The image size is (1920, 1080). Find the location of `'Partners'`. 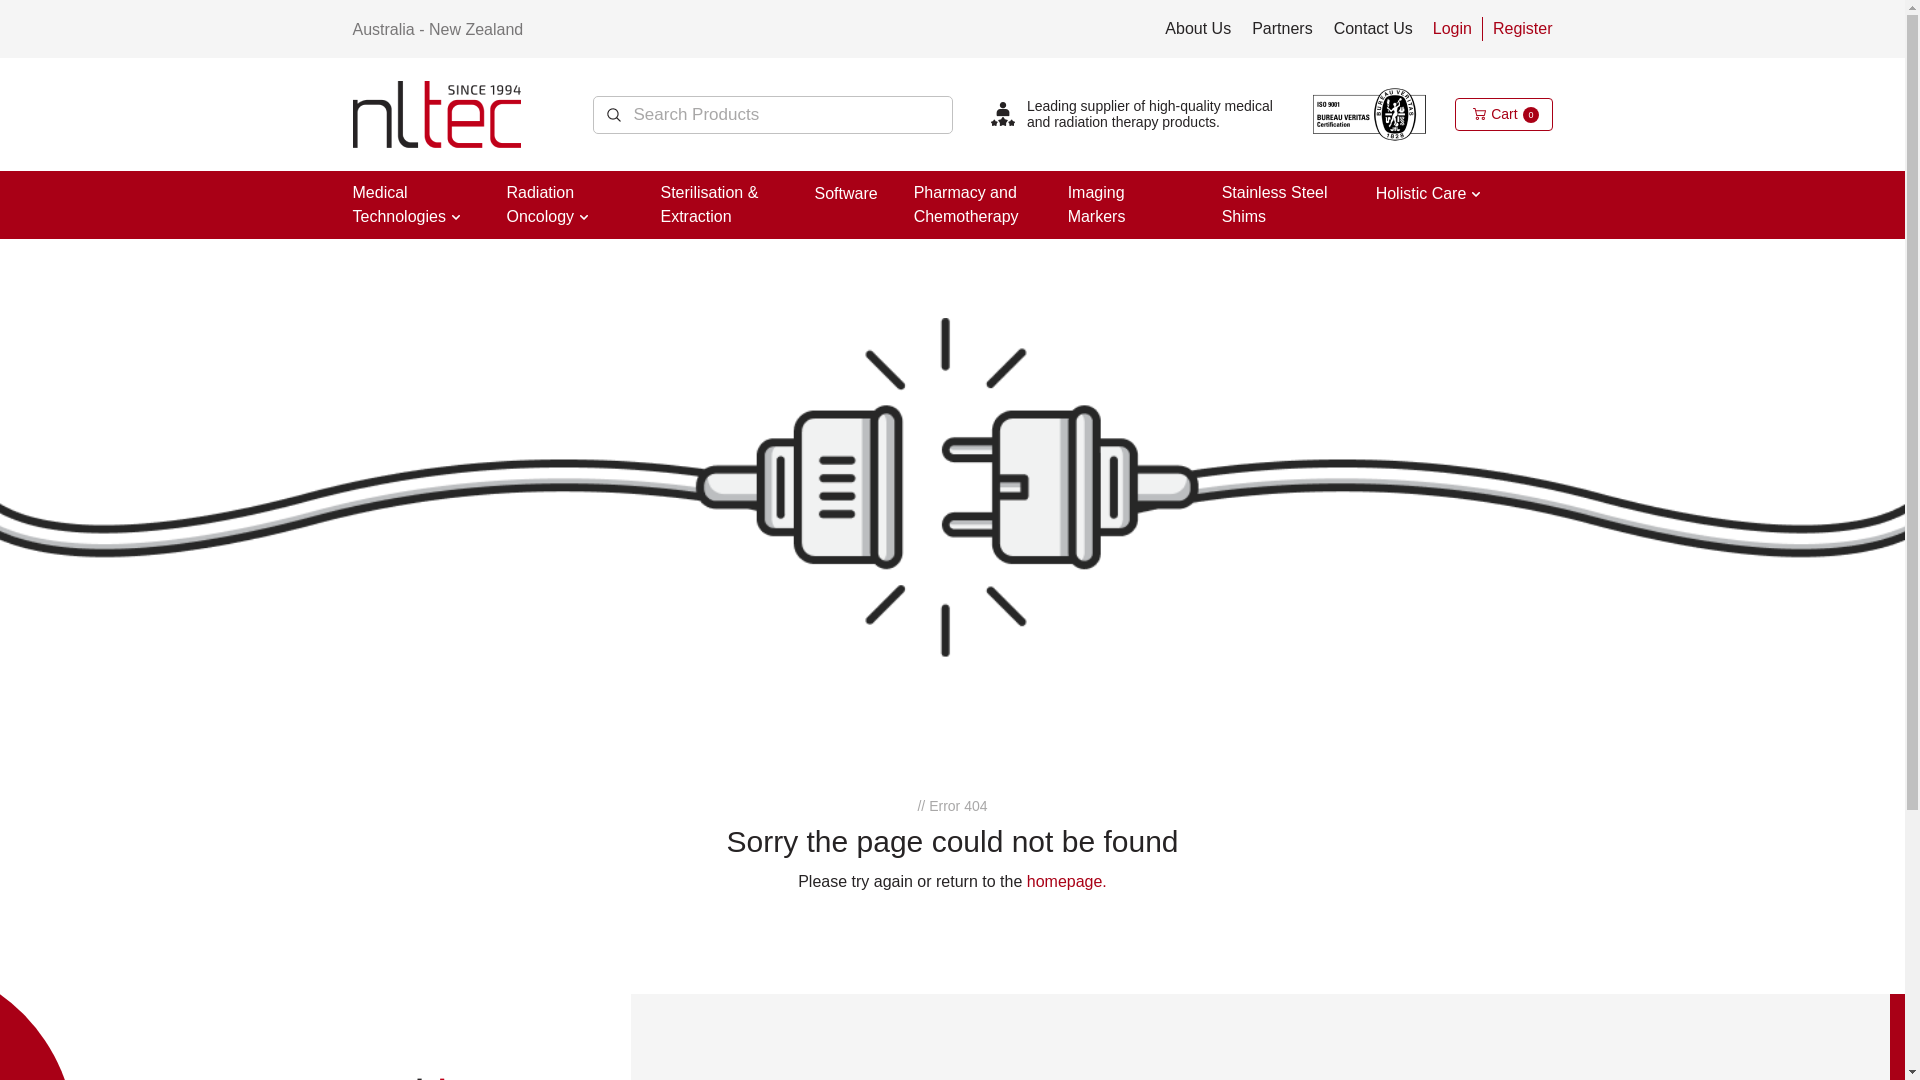

'Partners' is located at coordinates (1281, 28).